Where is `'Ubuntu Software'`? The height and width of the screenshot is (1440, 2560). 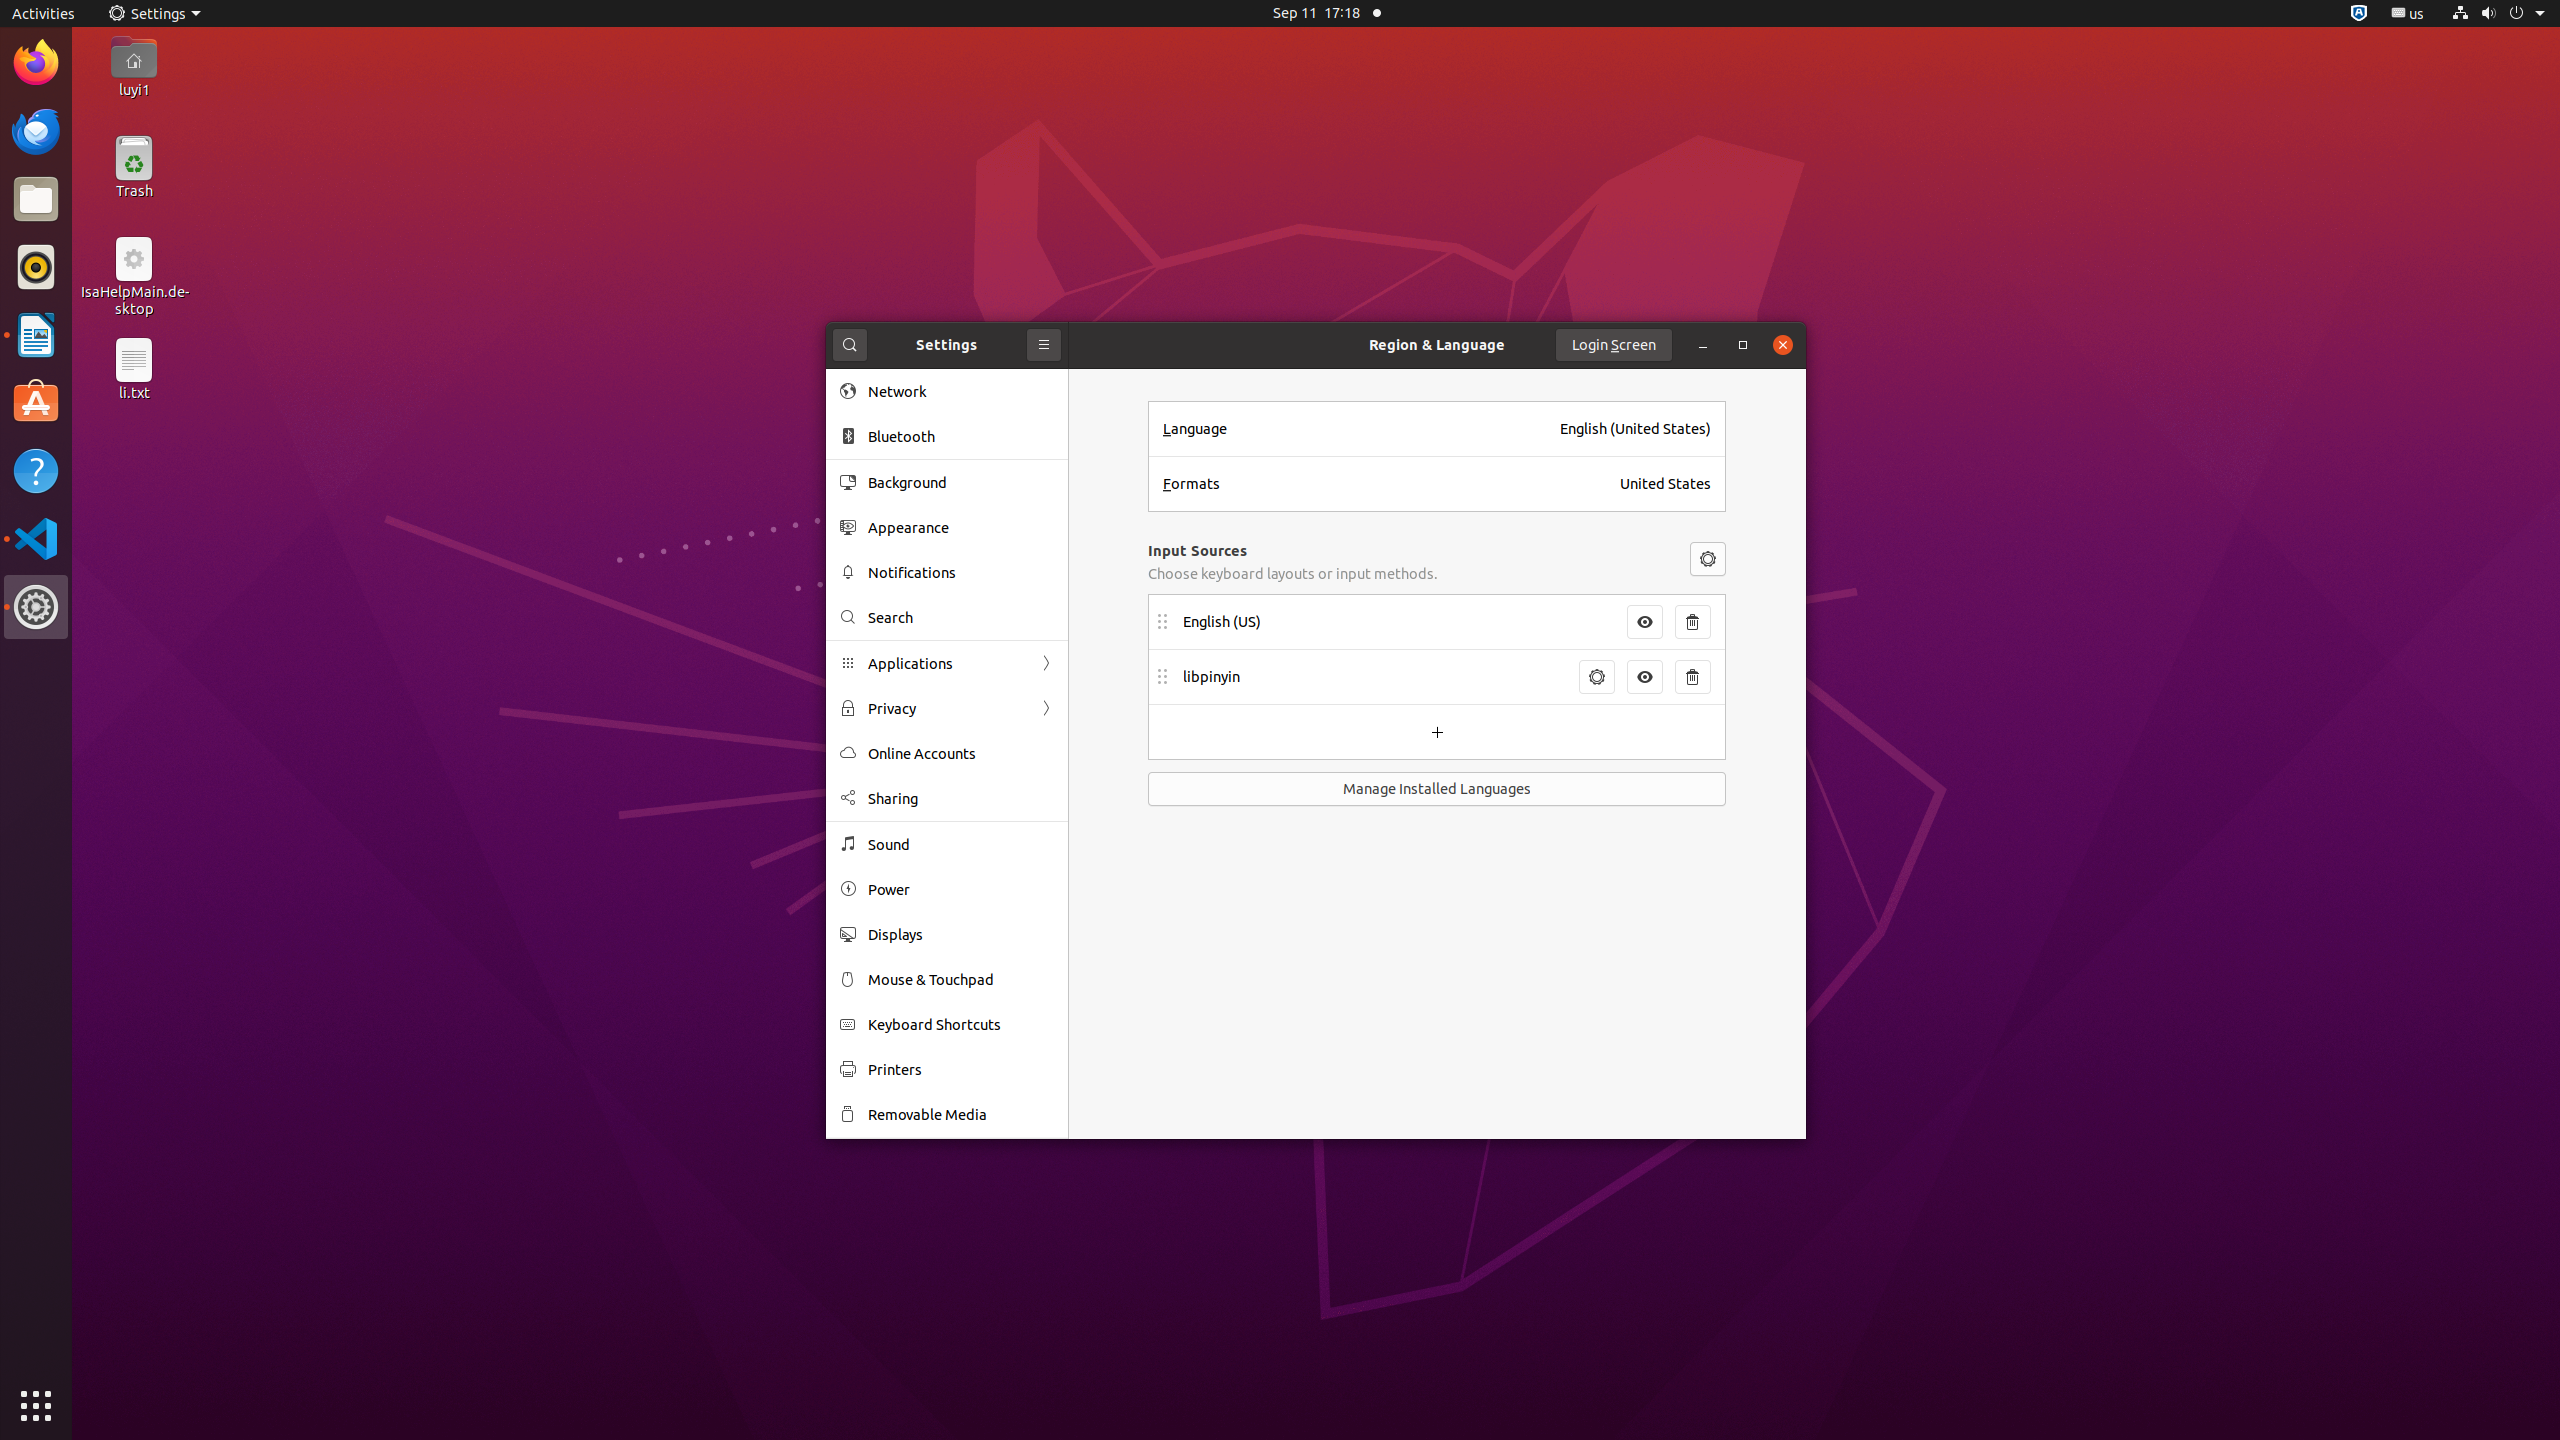
'Ubuntu Software' is located at coordinates (36, 402).